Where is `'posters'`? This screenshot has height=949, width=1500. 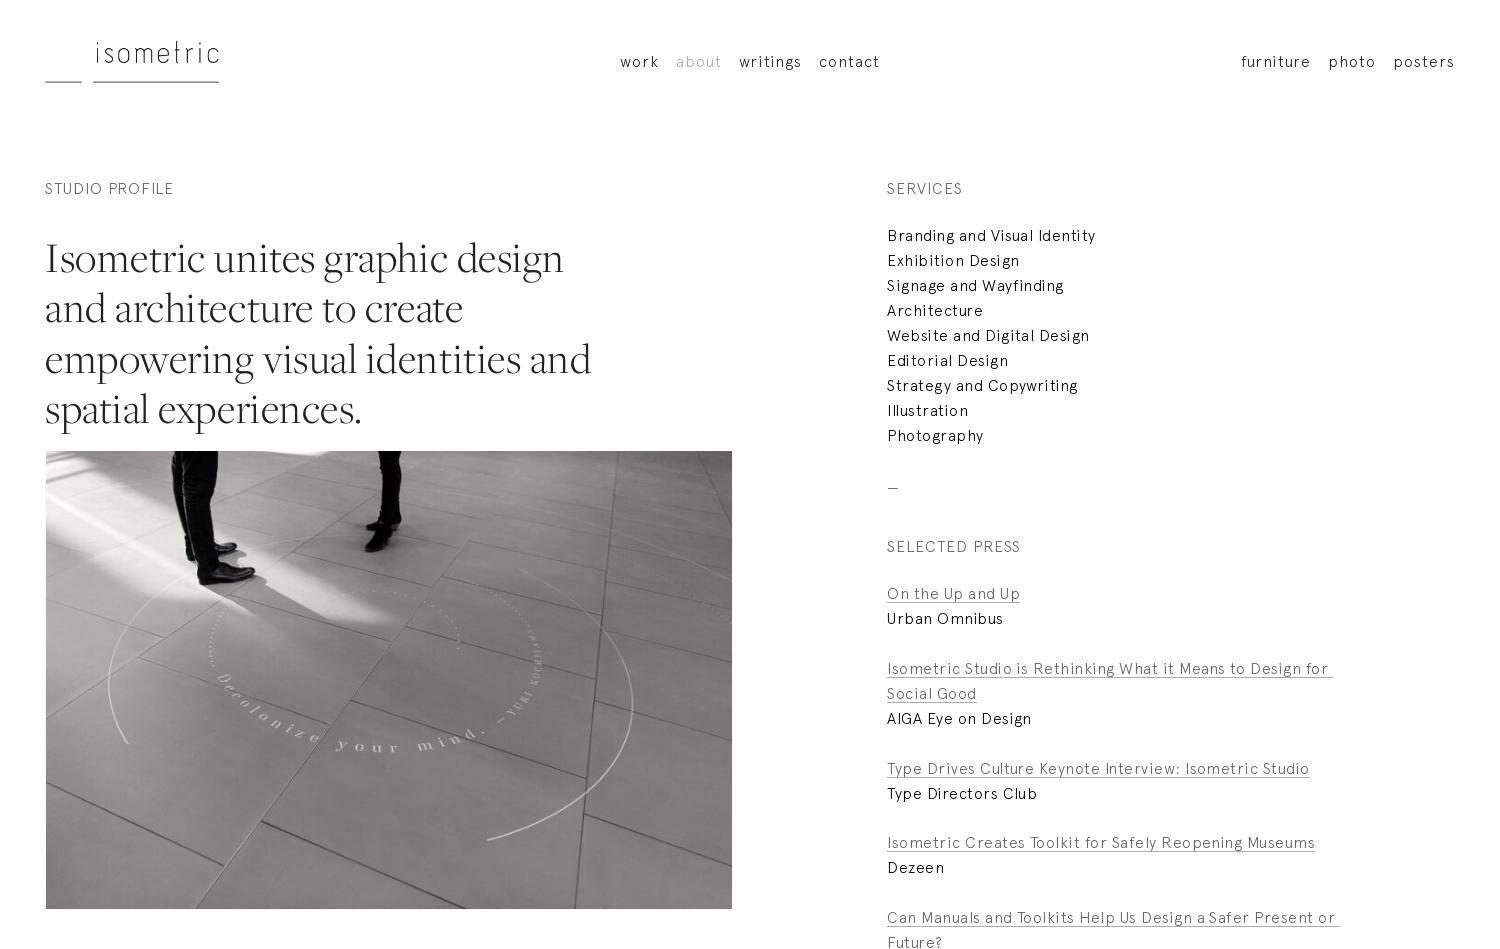
'posters' is located at coordinates (1423, 59).